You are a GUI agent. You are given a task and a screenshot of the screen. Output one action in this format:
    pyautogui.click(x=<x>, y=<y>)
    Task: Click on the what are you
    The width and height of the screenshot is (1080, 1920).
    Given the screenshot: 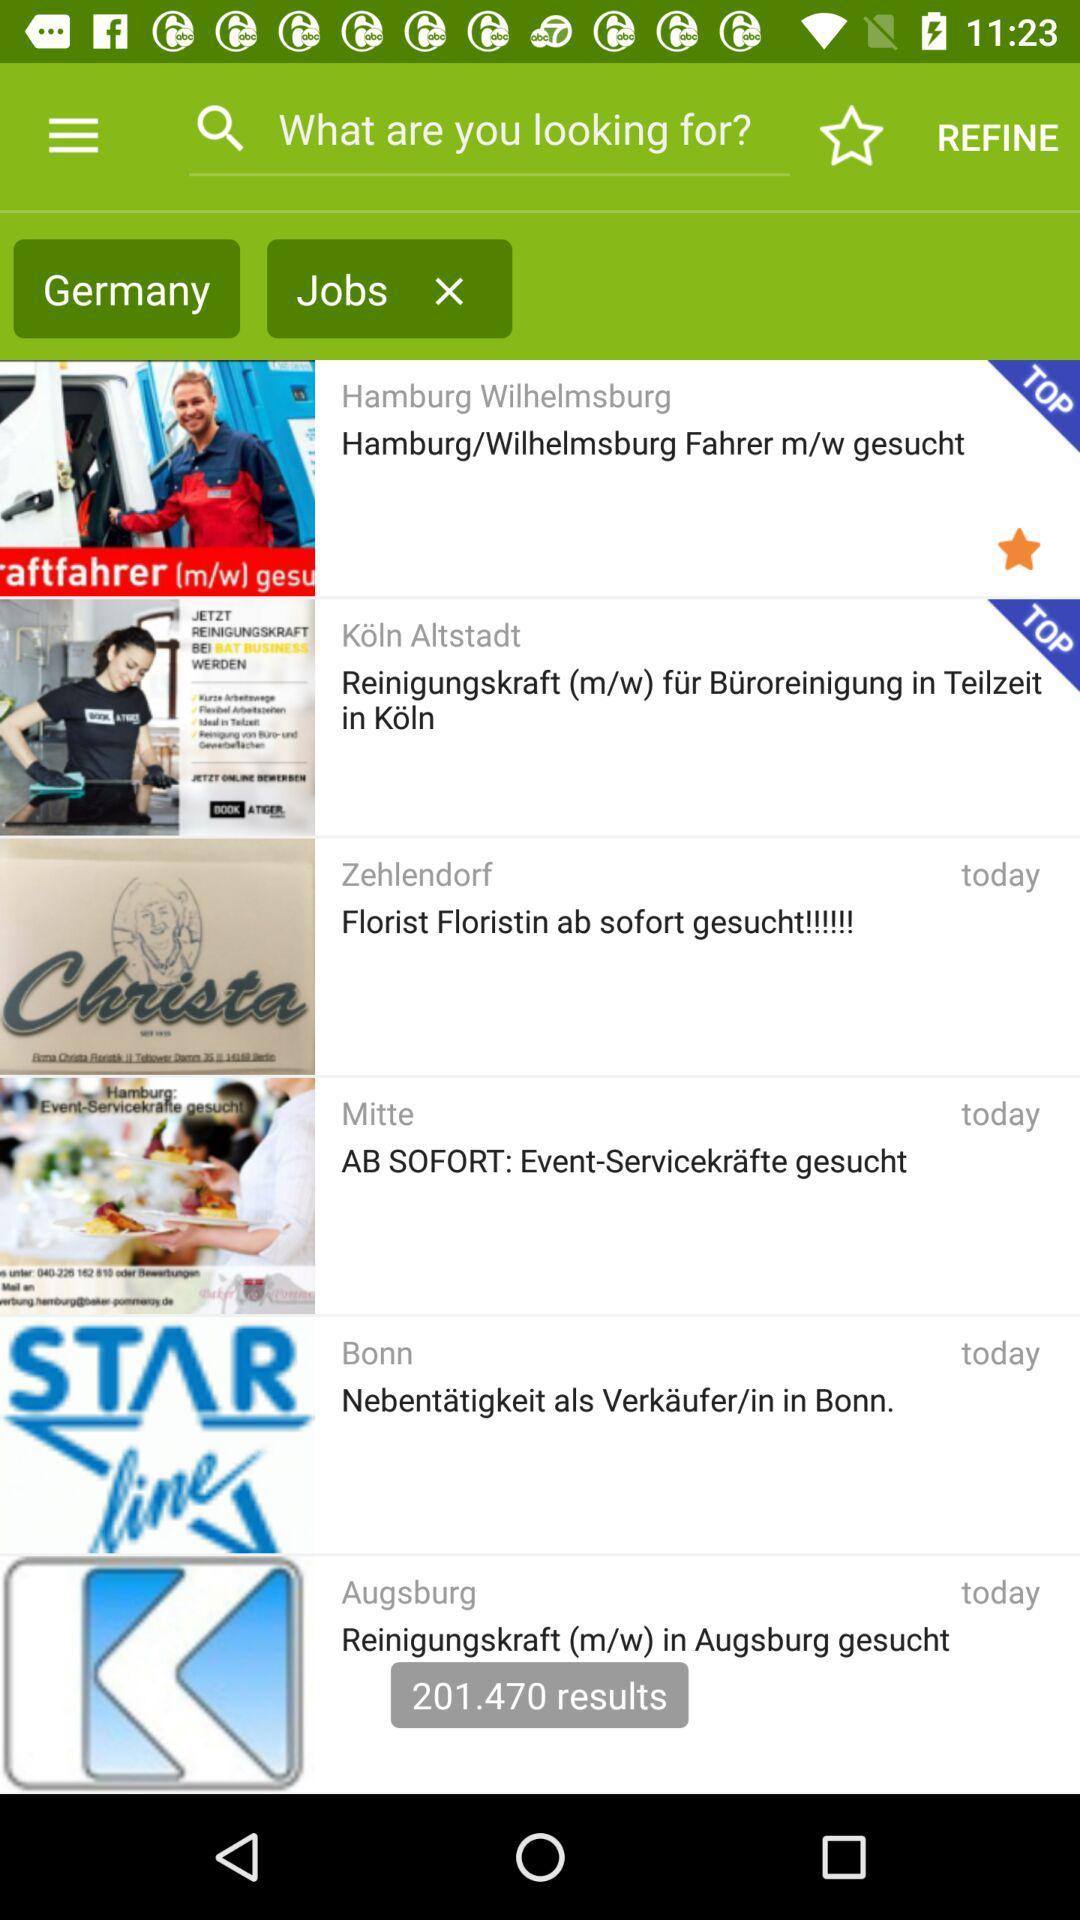 What is the action you would take?
    pyautogui.click(x=489, y=127)
    